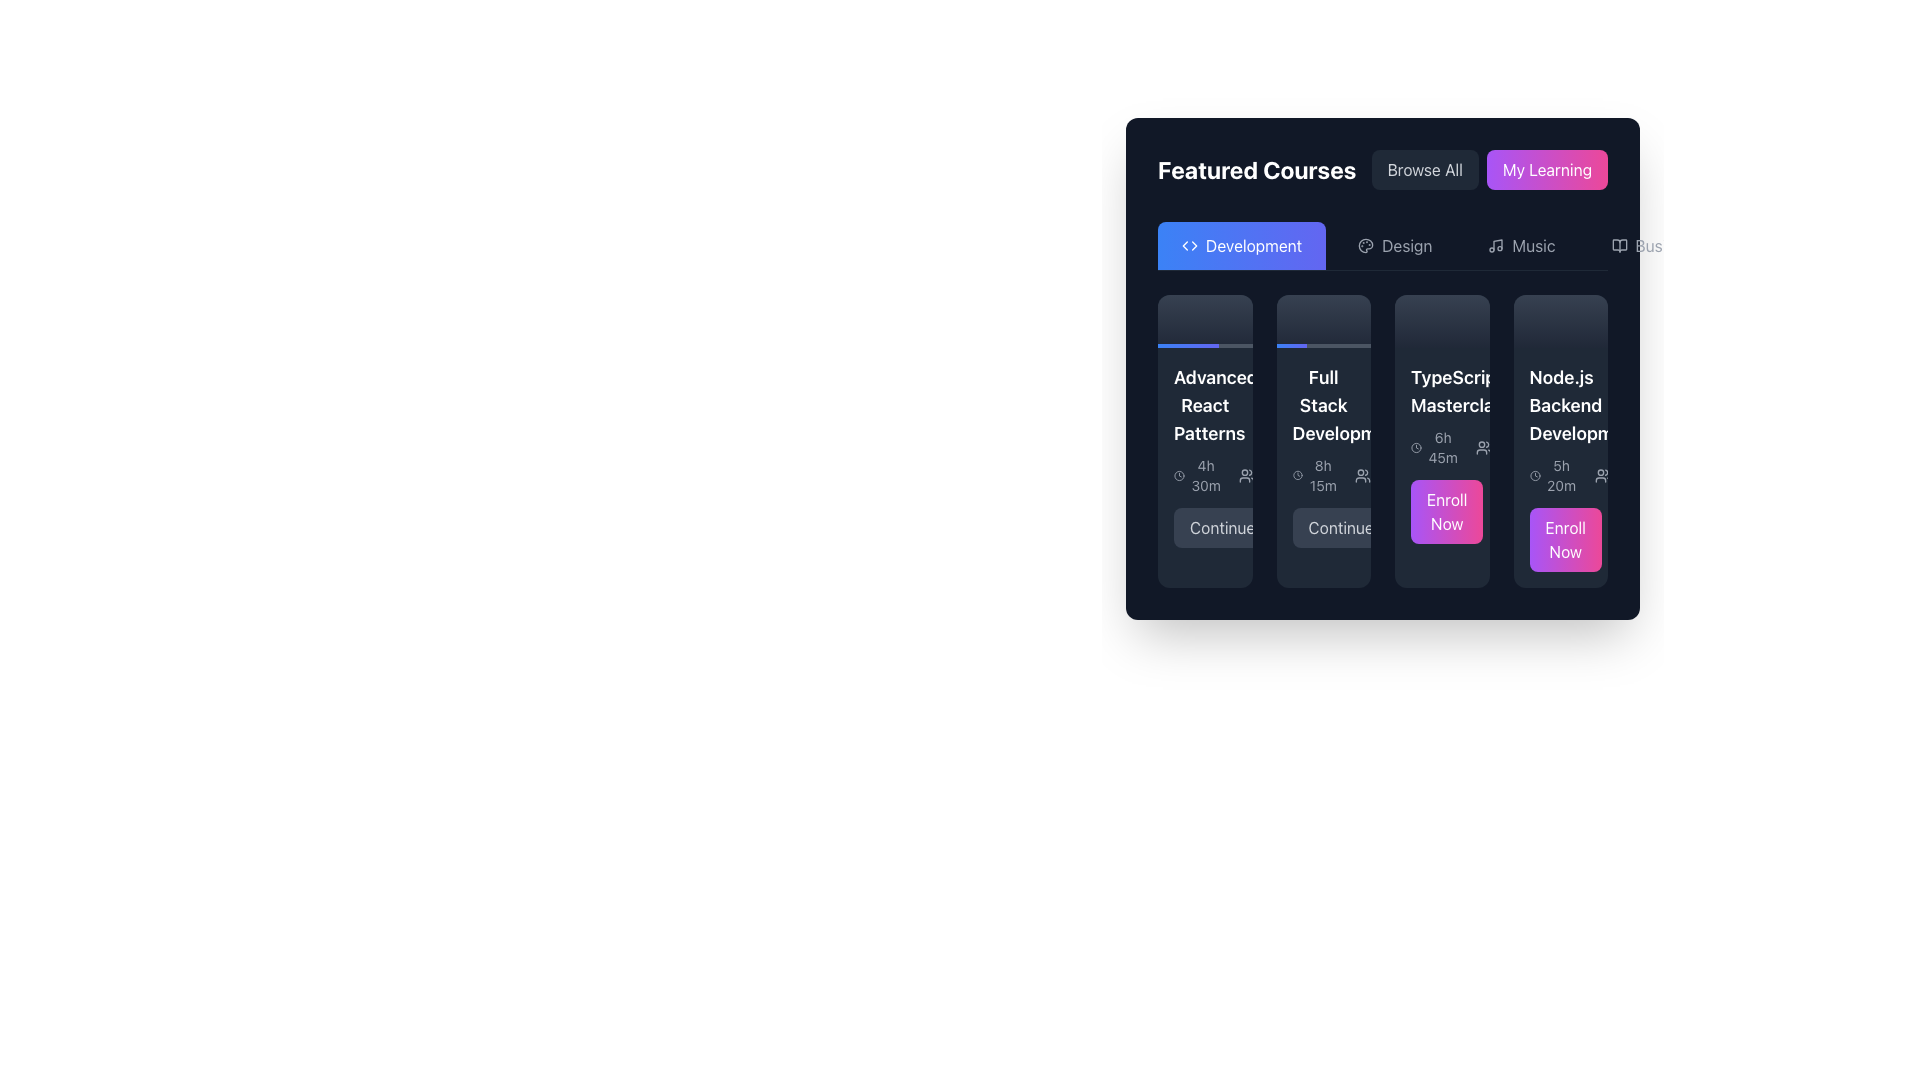  Describe the element at coordinates (1415, 447) in the screenshot. I see `the clock icon representing the course duration '6h 45m' in the 'TypeScript Masterclass' course details` at that location.